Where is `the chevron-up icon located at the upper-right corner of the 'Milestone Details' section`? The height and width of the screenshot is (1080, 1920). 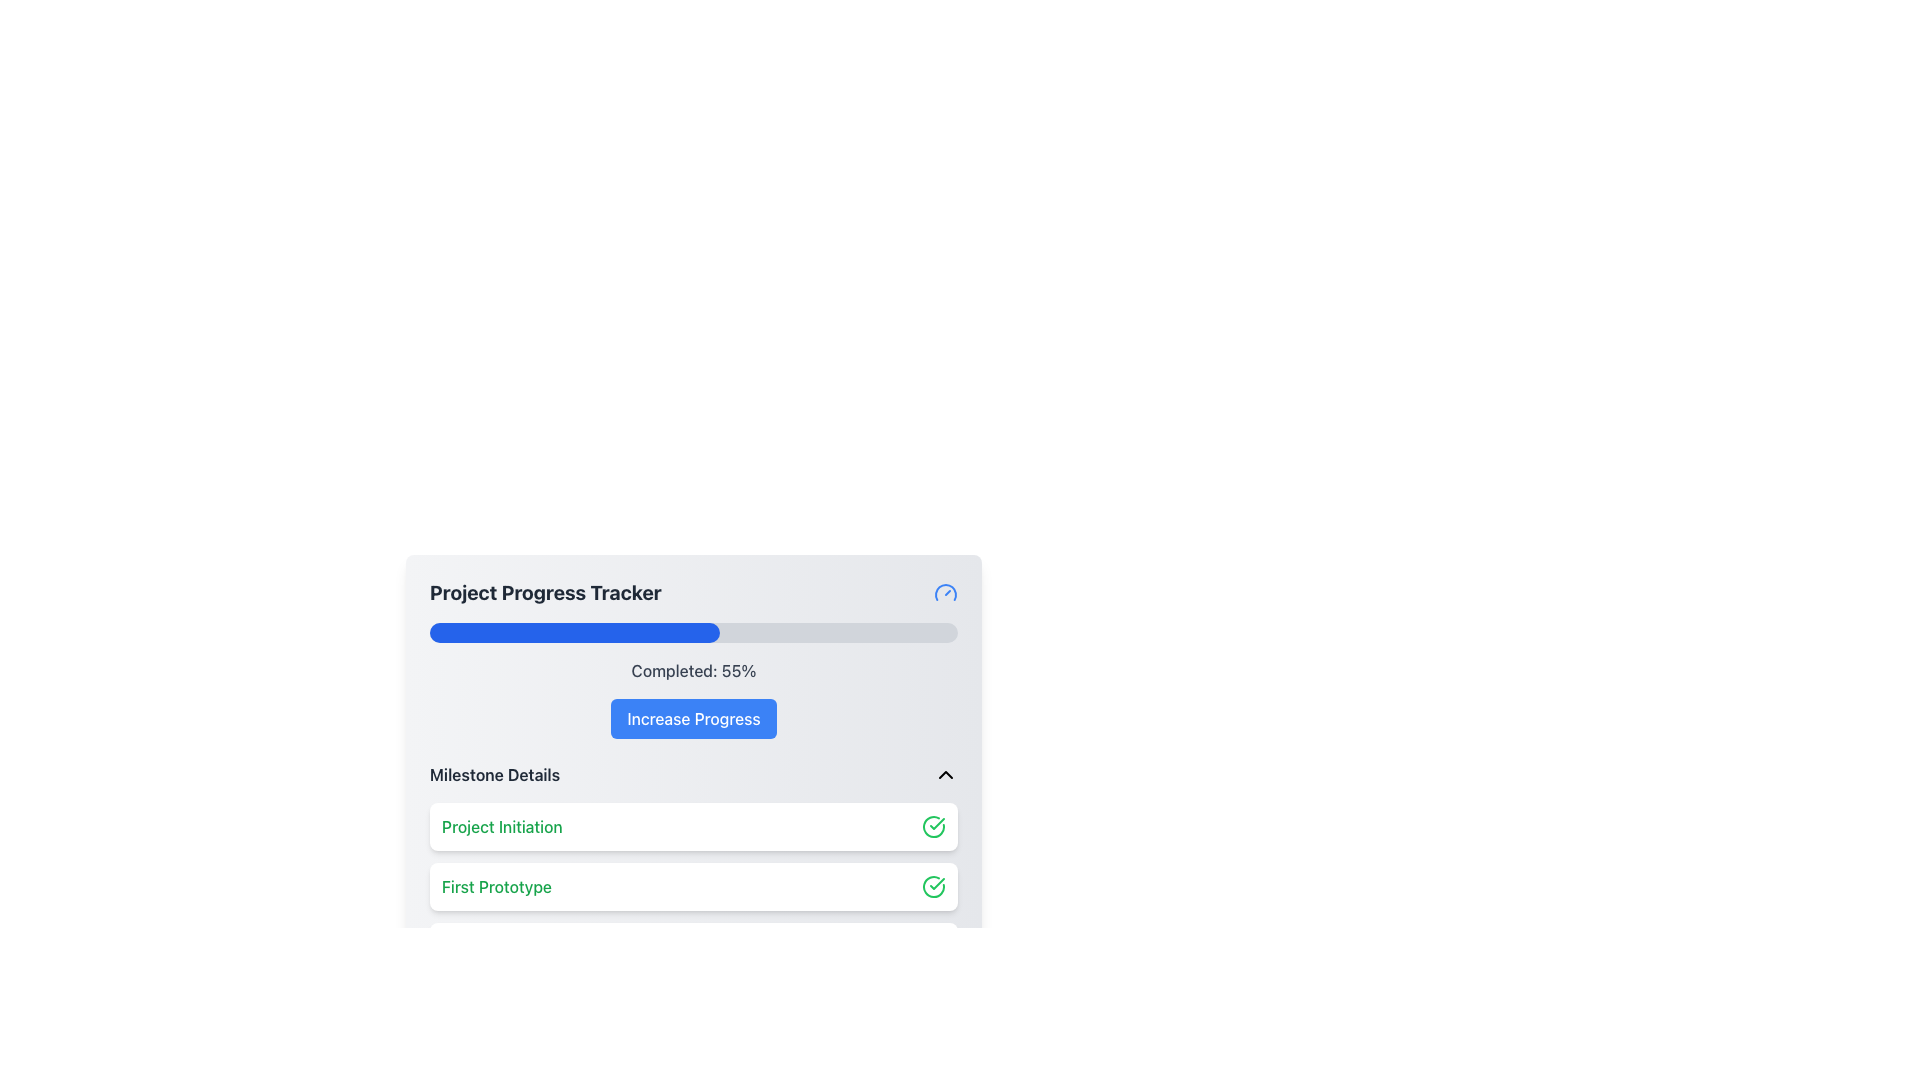
the chevron-up icon located at the upper-right corner of the 'Milestone Details' section is located at coordinates (944, 774).